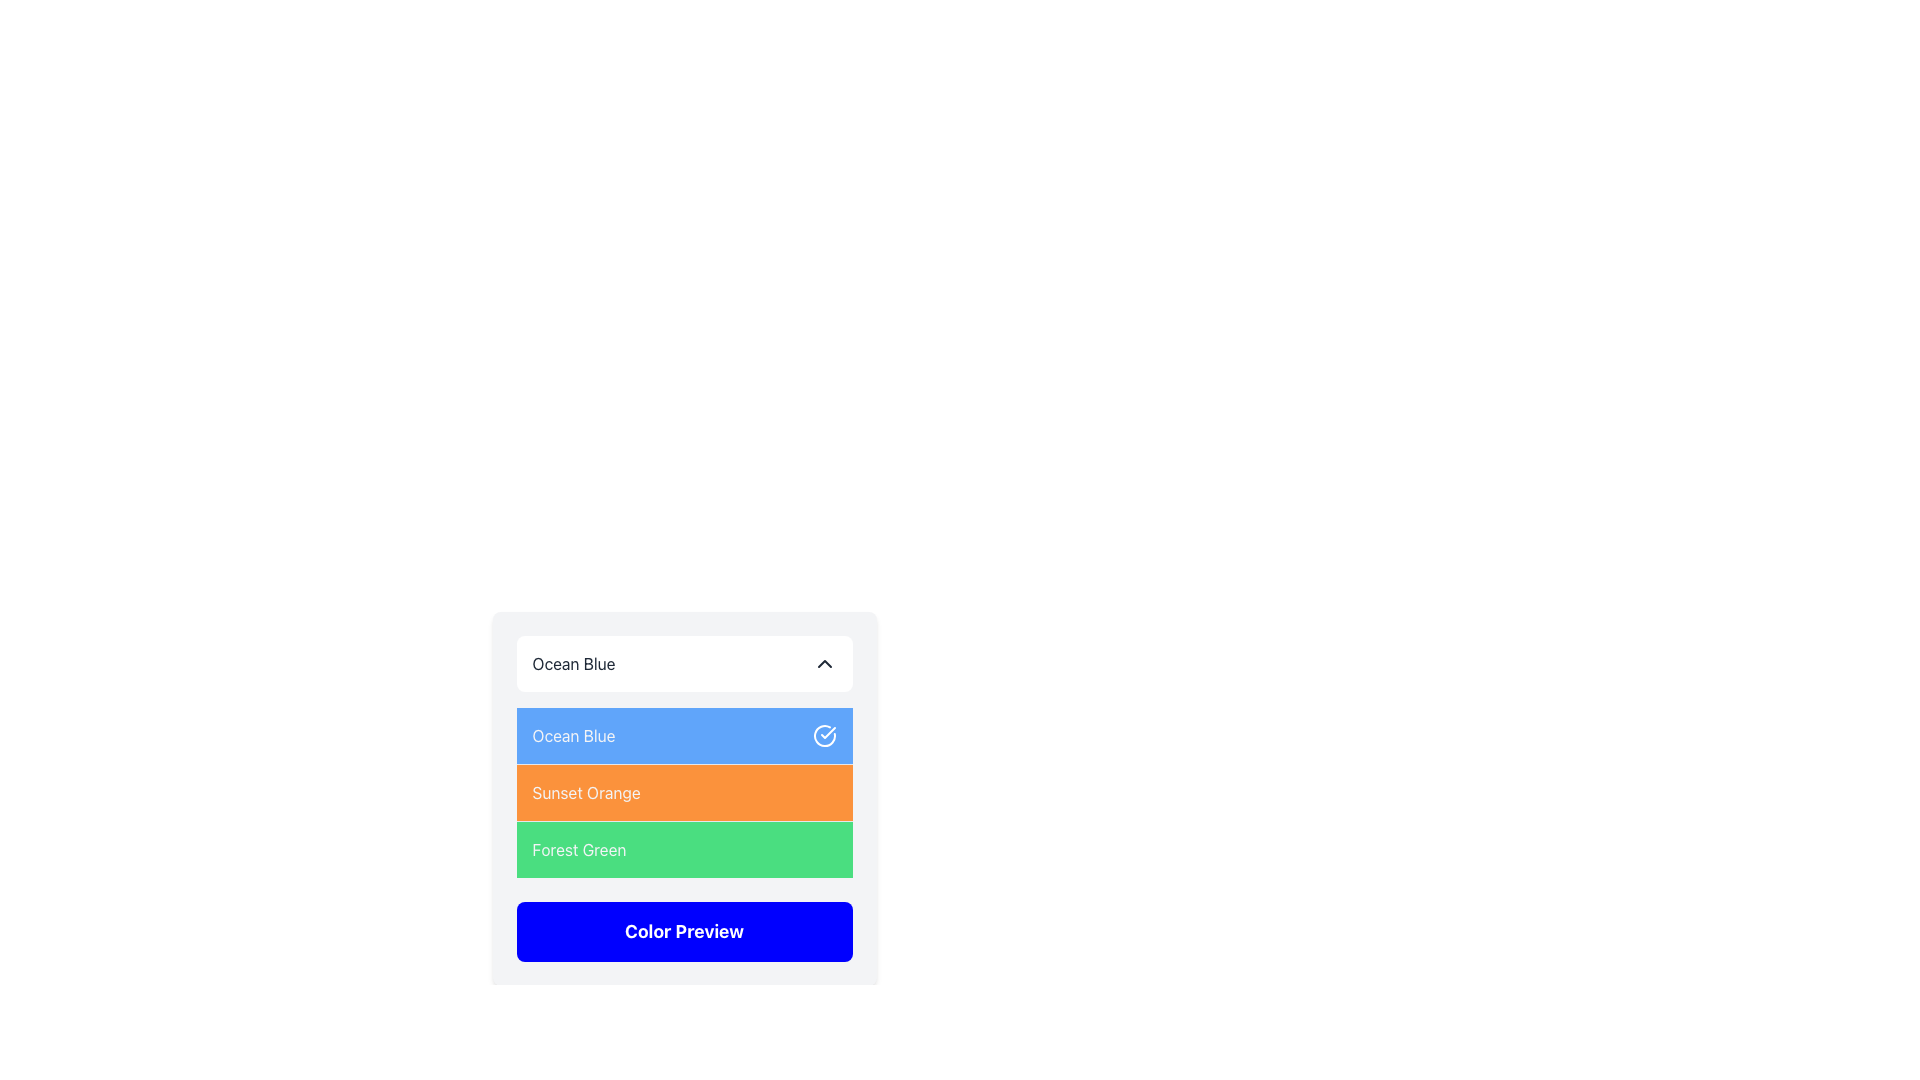  What do you see at coordinates (828, 732) in the screenshot?
I see `the small white checkmark icon located within the blue circular button on the right side of the 'Ocean Blue' option in the dropdown list` at bounding box center [828, 732].